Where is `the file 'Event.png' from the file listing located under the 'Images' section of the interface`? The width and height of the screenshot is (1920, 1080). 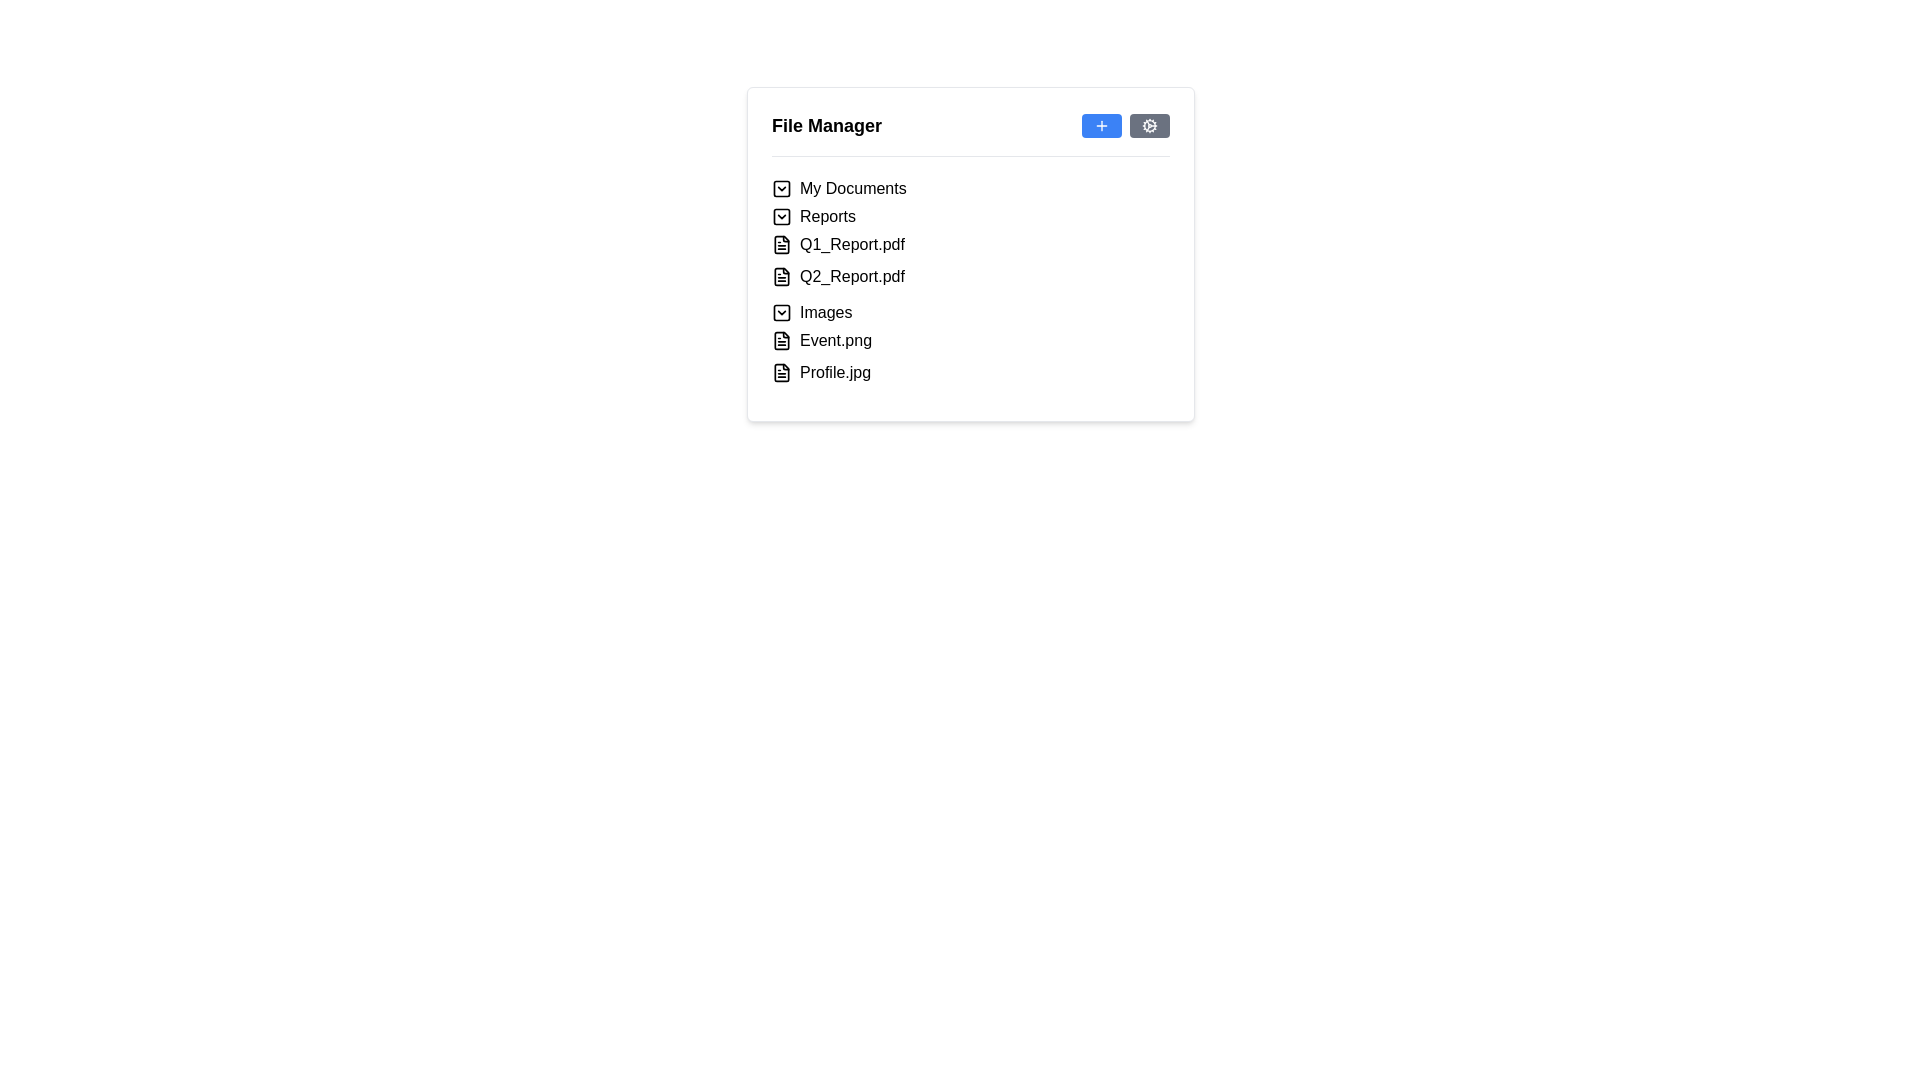 the file 'Event.png' from the file listing located under the 'Images' section of the interface is located at coordinates (970, 356).